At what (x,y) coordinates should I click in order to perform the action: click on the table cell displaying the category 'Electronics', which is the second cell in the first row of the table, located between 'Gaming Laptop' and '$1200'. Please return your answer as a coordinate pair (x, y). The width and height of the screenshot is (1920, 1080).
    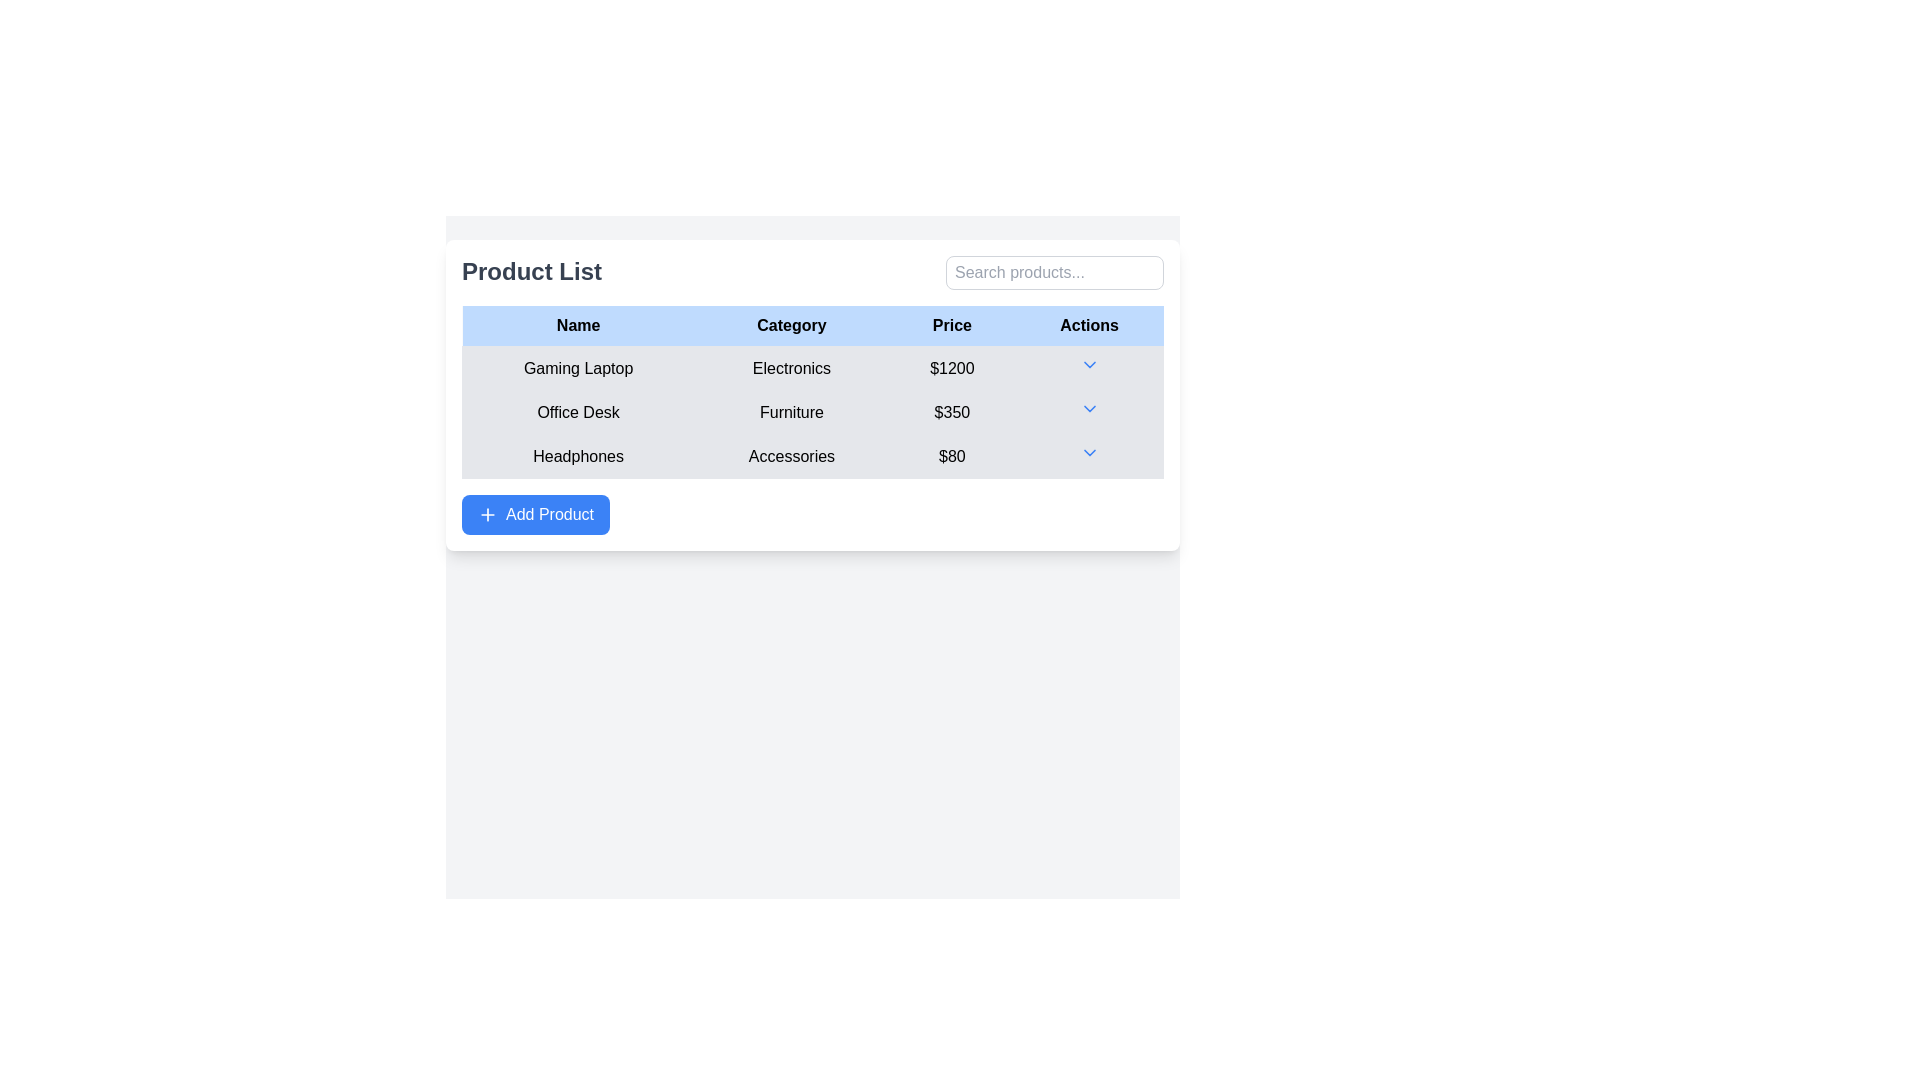
    Looking at the image, I should click on (812, 368).